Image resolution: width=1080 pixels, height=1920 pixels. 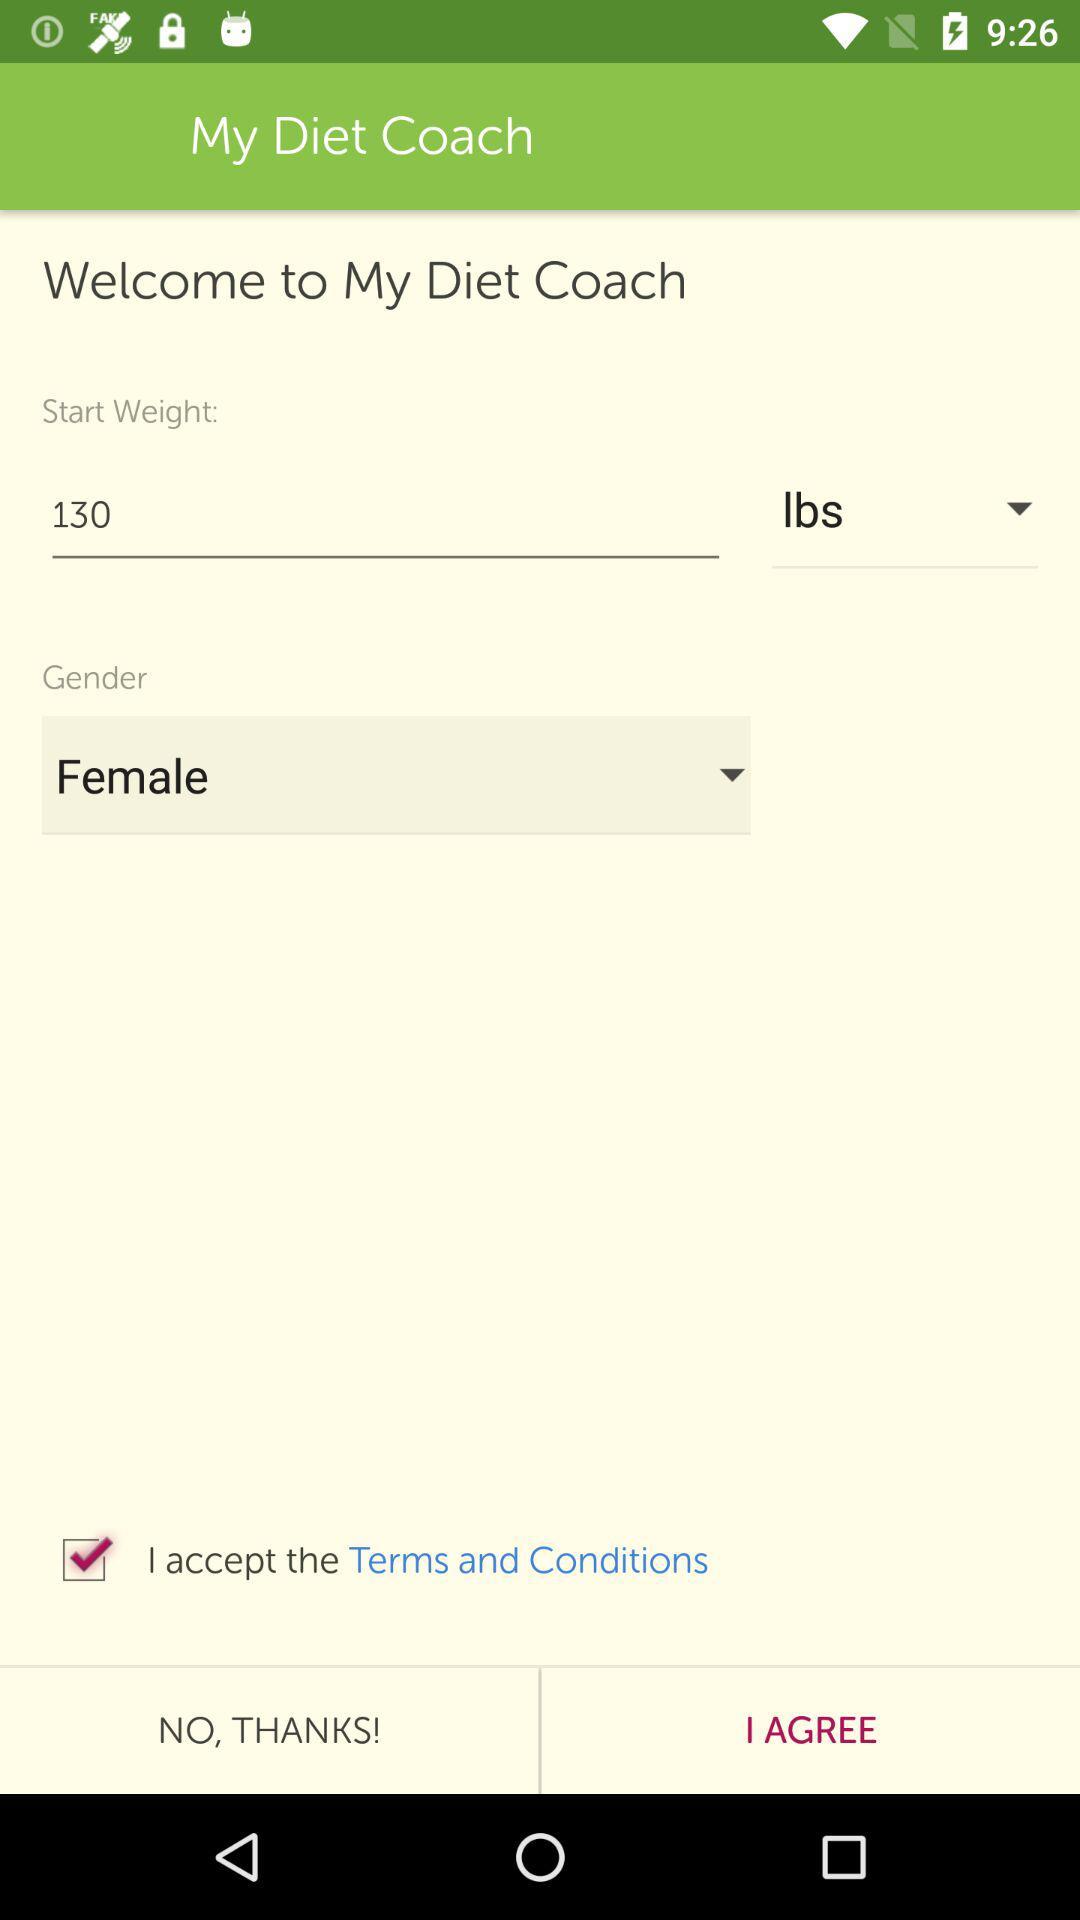 I want to click on item to the left of lbs, so click(x=385, y=514).